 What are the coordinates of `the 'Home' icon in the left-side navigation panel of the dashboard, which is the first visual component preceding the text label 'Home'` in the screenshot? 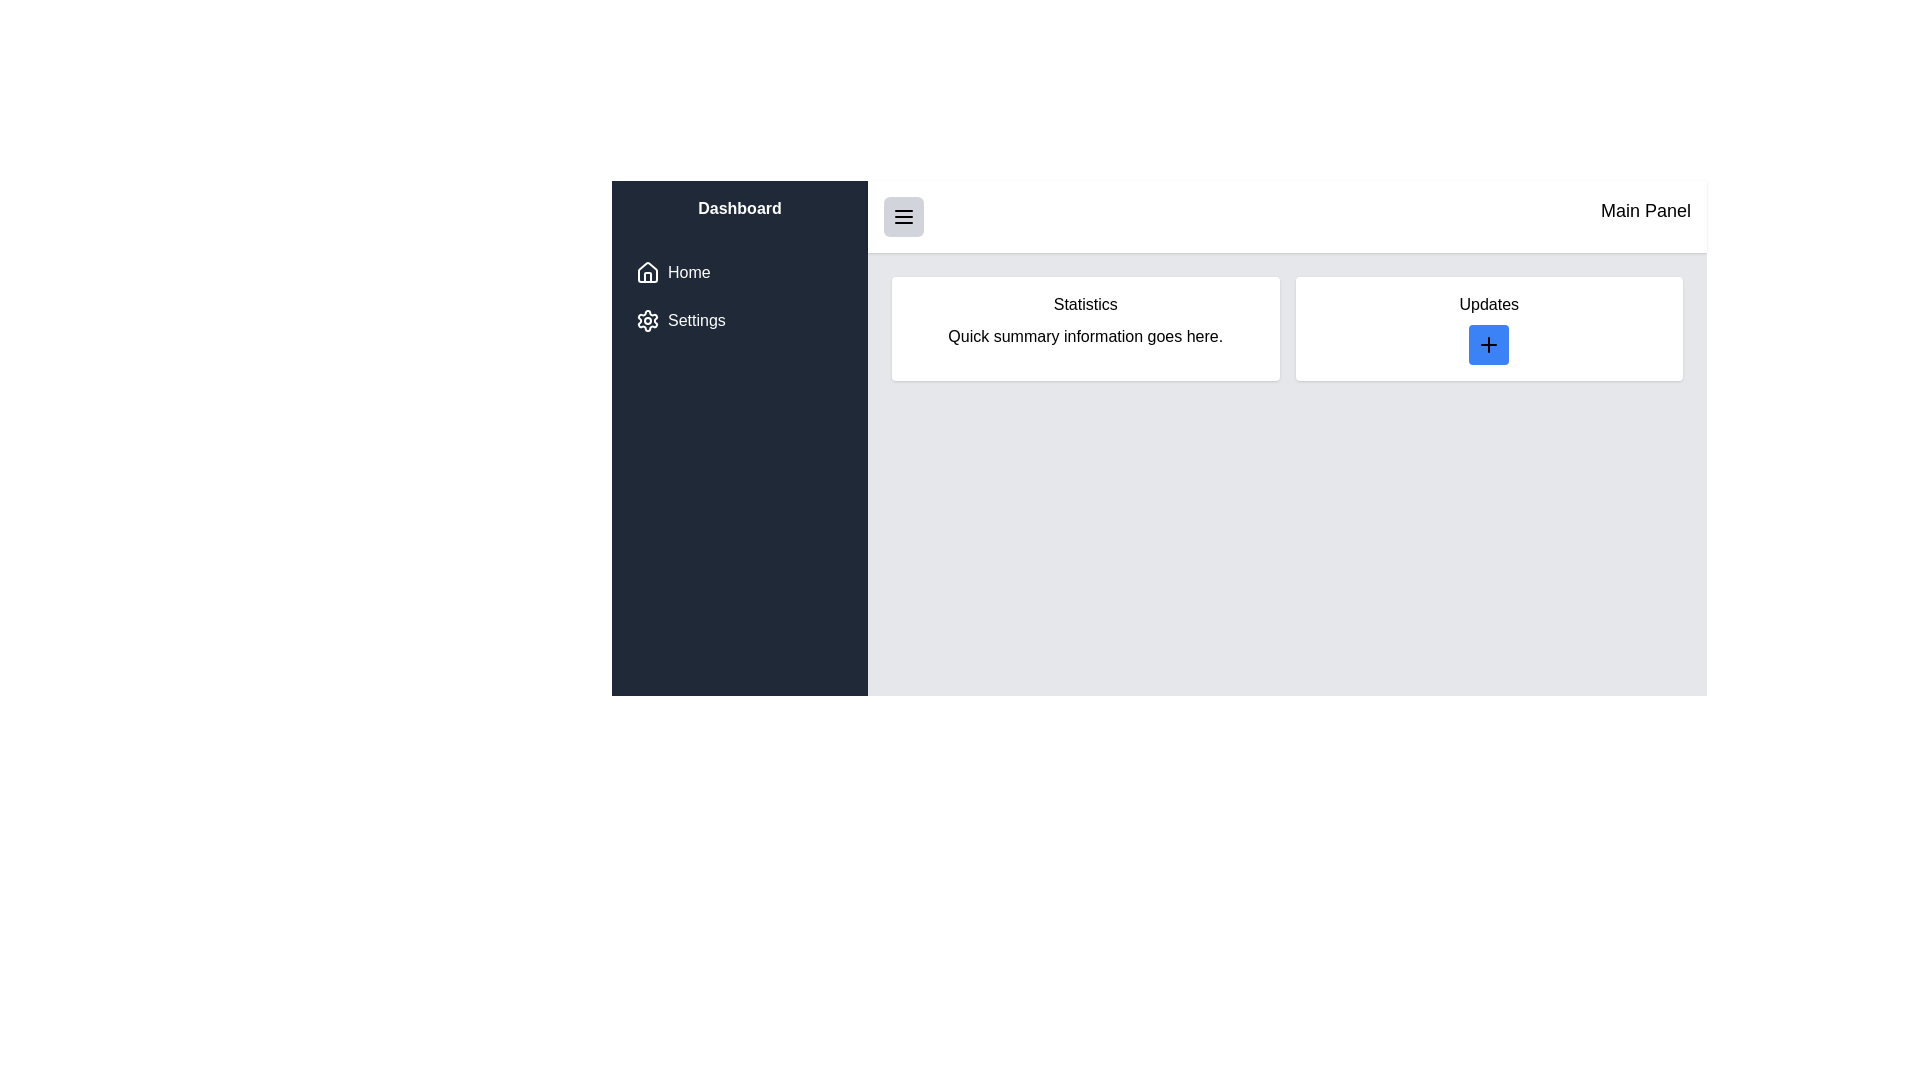 It's located at (648, 273).